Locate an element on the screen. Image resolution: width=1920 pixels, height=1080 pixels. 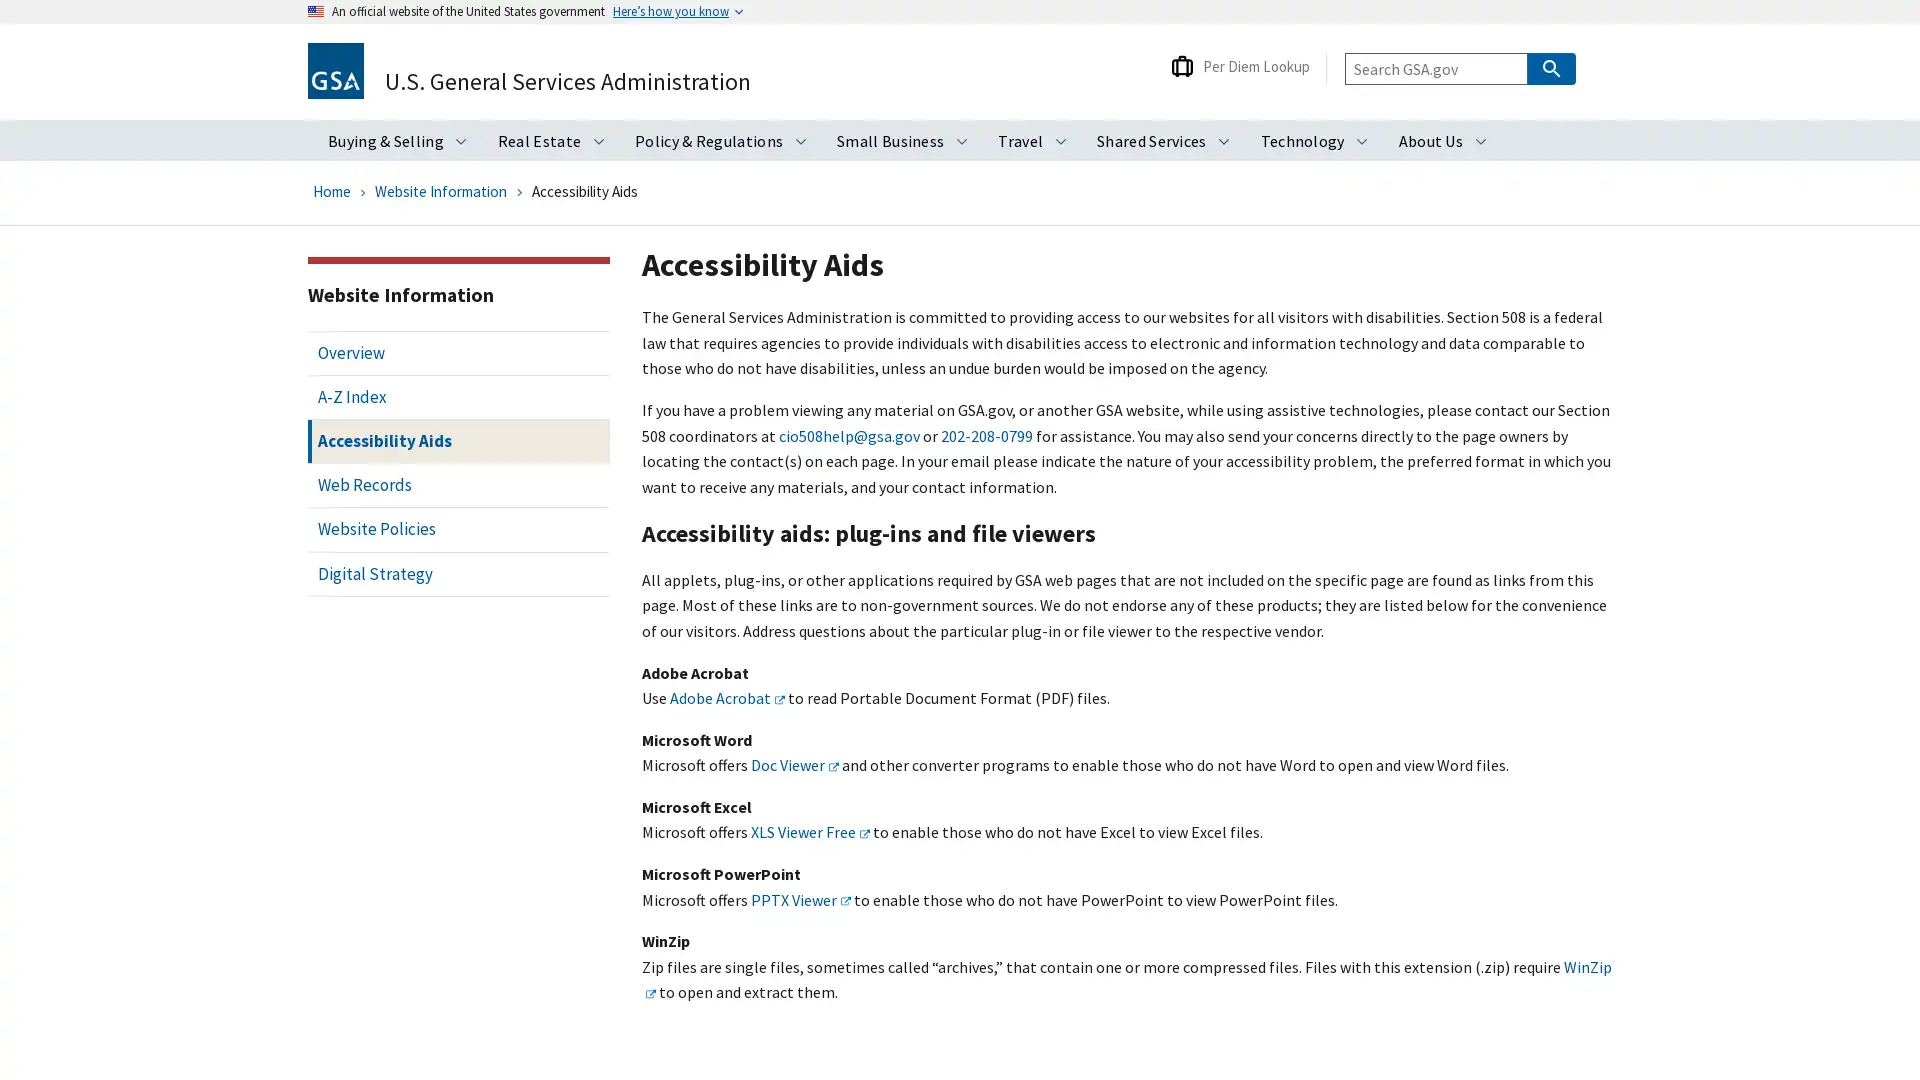
Search is located at coordinates (1550, 68).